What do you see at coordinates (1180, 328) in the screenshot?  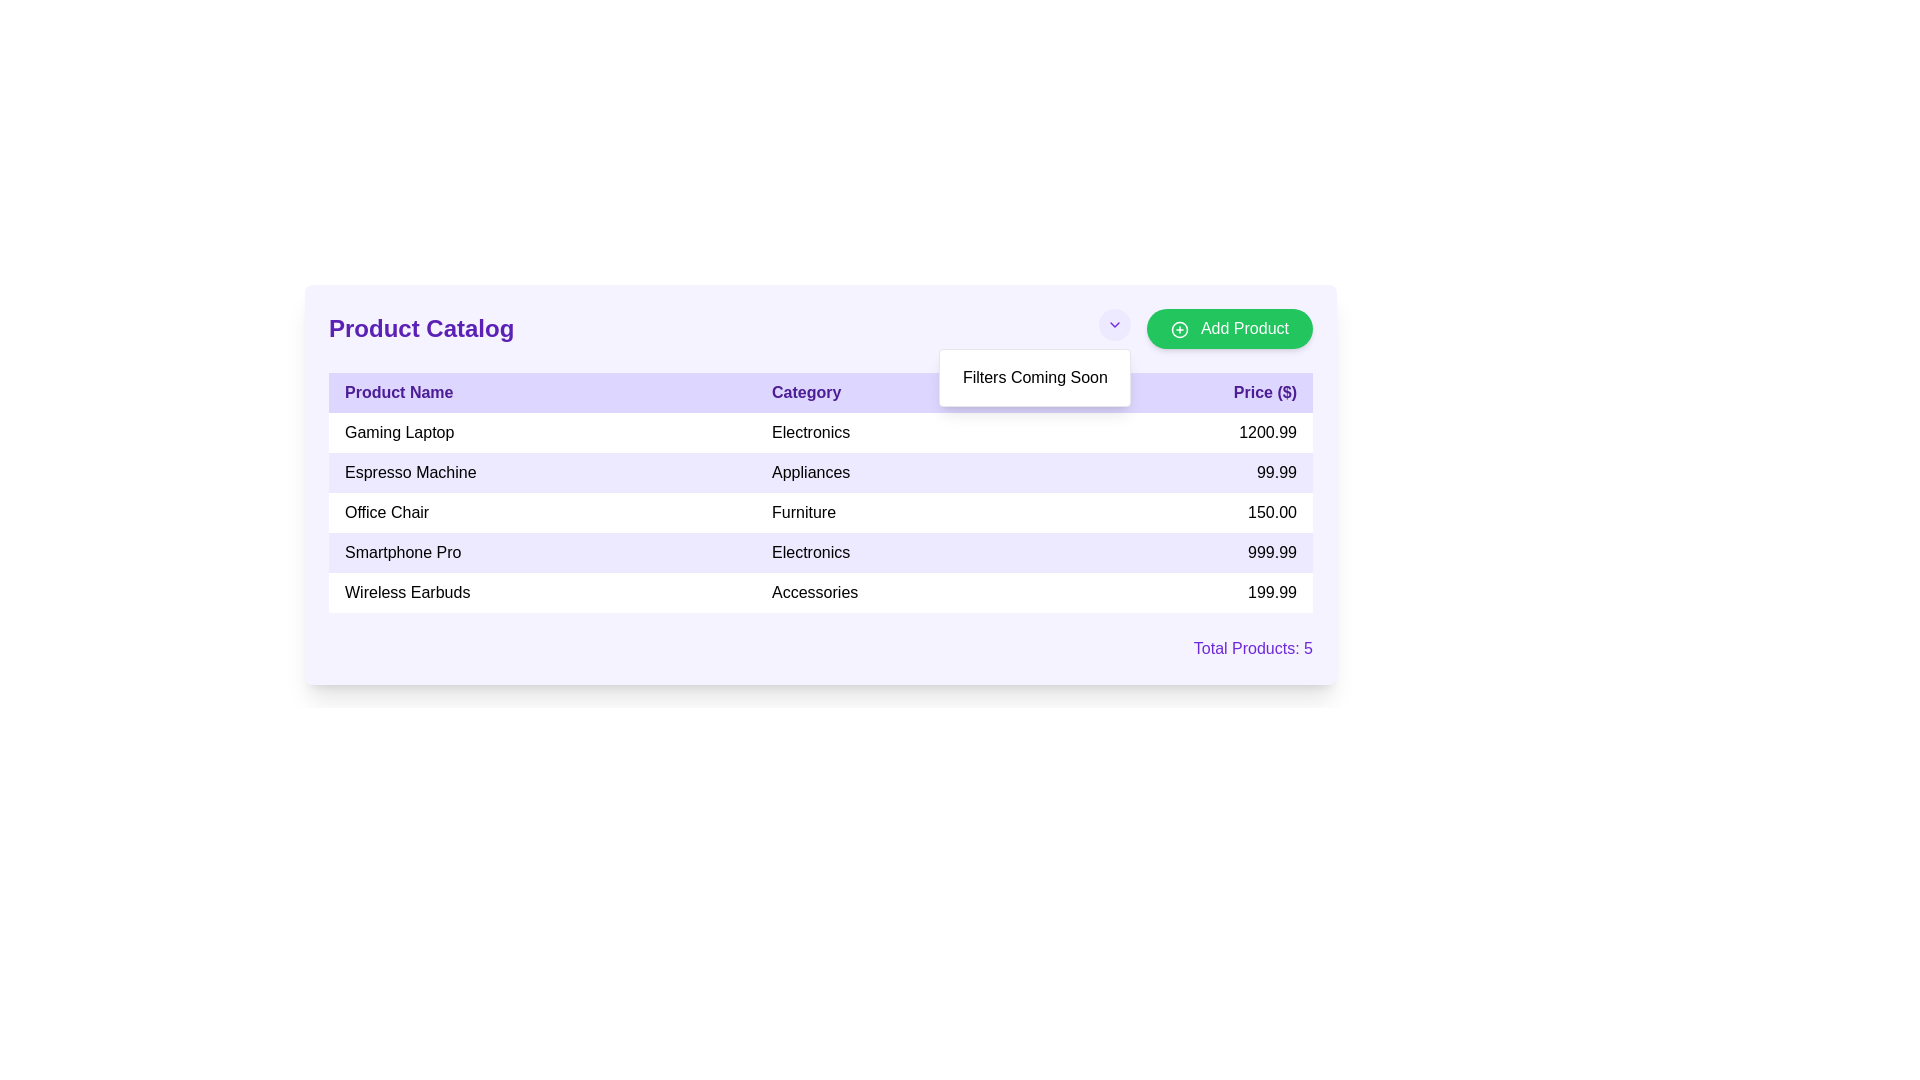 I see `the circular icon (SVG) indicating the 'Add Product' function, located to the left of the button text in the top-right corner of the purple-bordered section` at bounding box center [1180, 328].